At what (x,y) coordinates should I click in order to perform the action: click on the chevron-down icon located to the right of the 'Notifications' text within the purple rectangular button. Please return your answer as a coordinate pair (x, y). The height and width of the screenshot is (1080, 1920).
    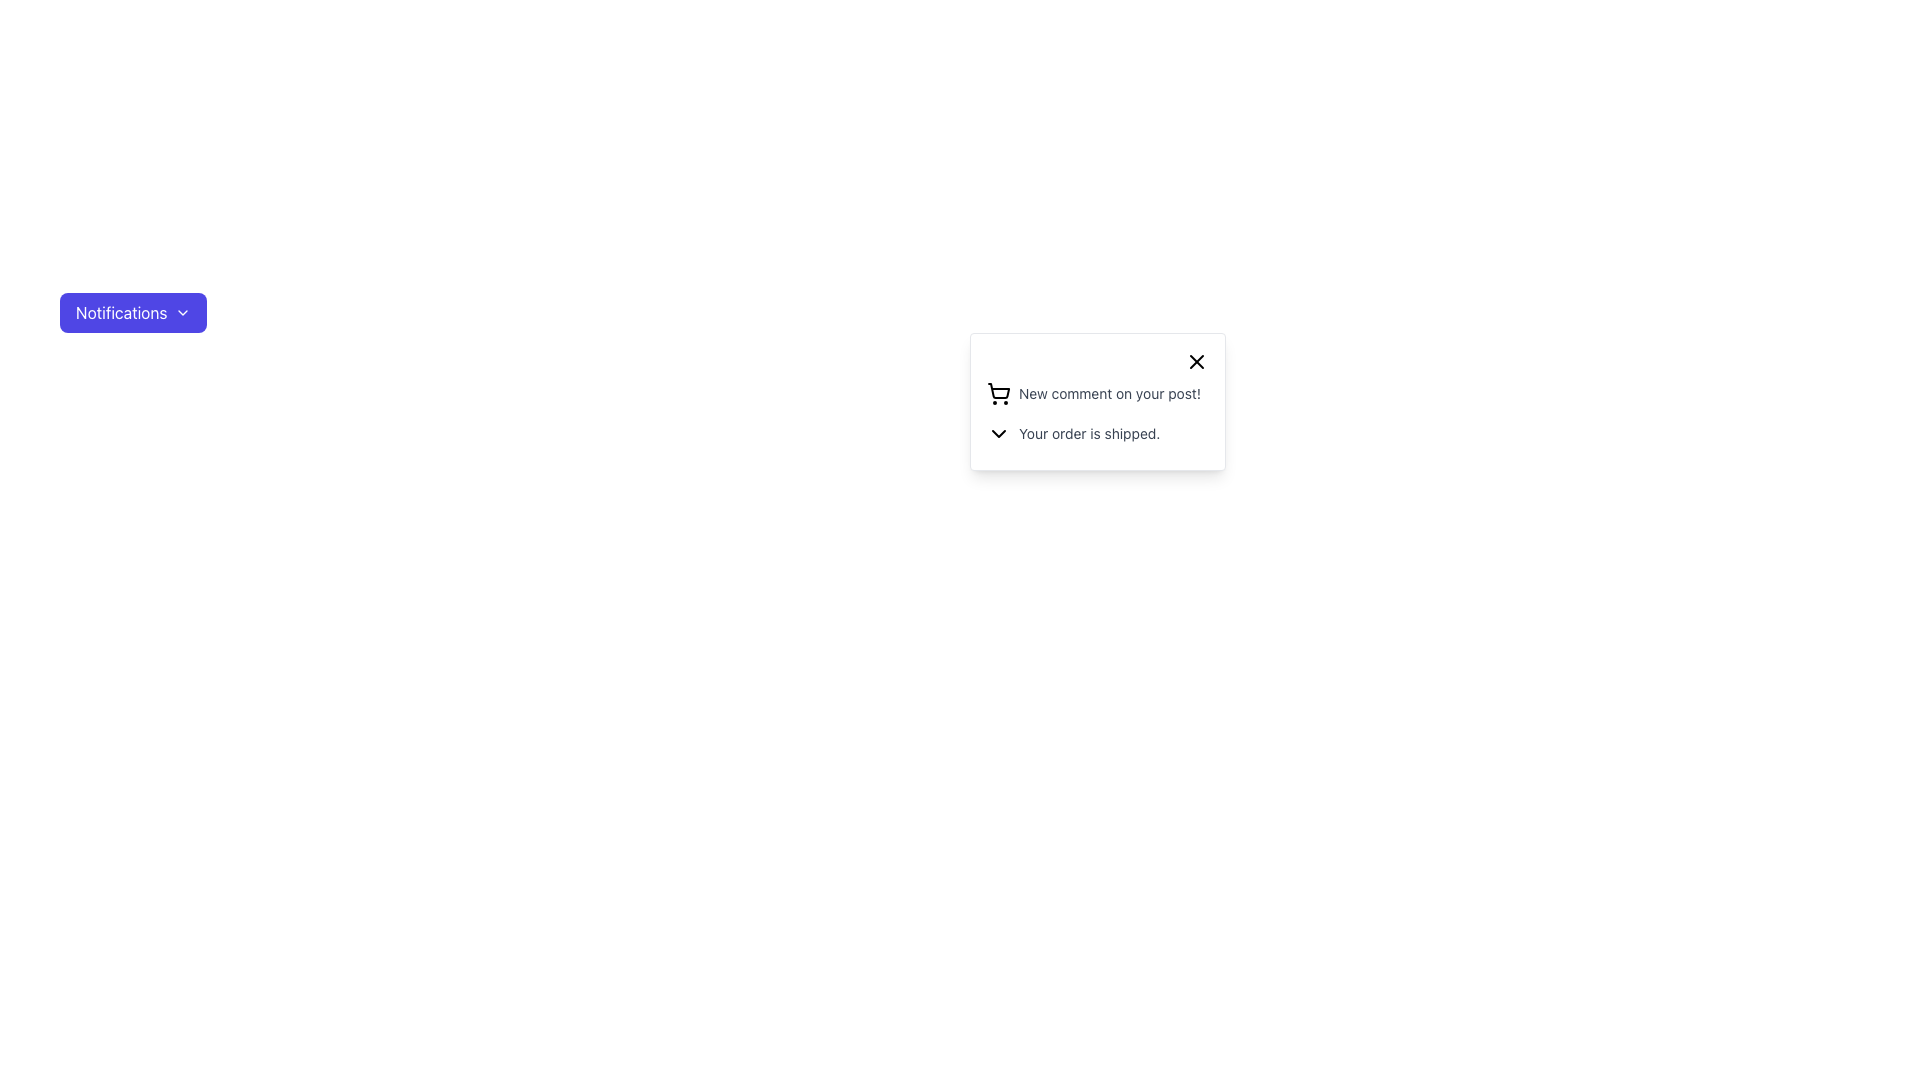
    Looking at the image, I should click on (183, 312).